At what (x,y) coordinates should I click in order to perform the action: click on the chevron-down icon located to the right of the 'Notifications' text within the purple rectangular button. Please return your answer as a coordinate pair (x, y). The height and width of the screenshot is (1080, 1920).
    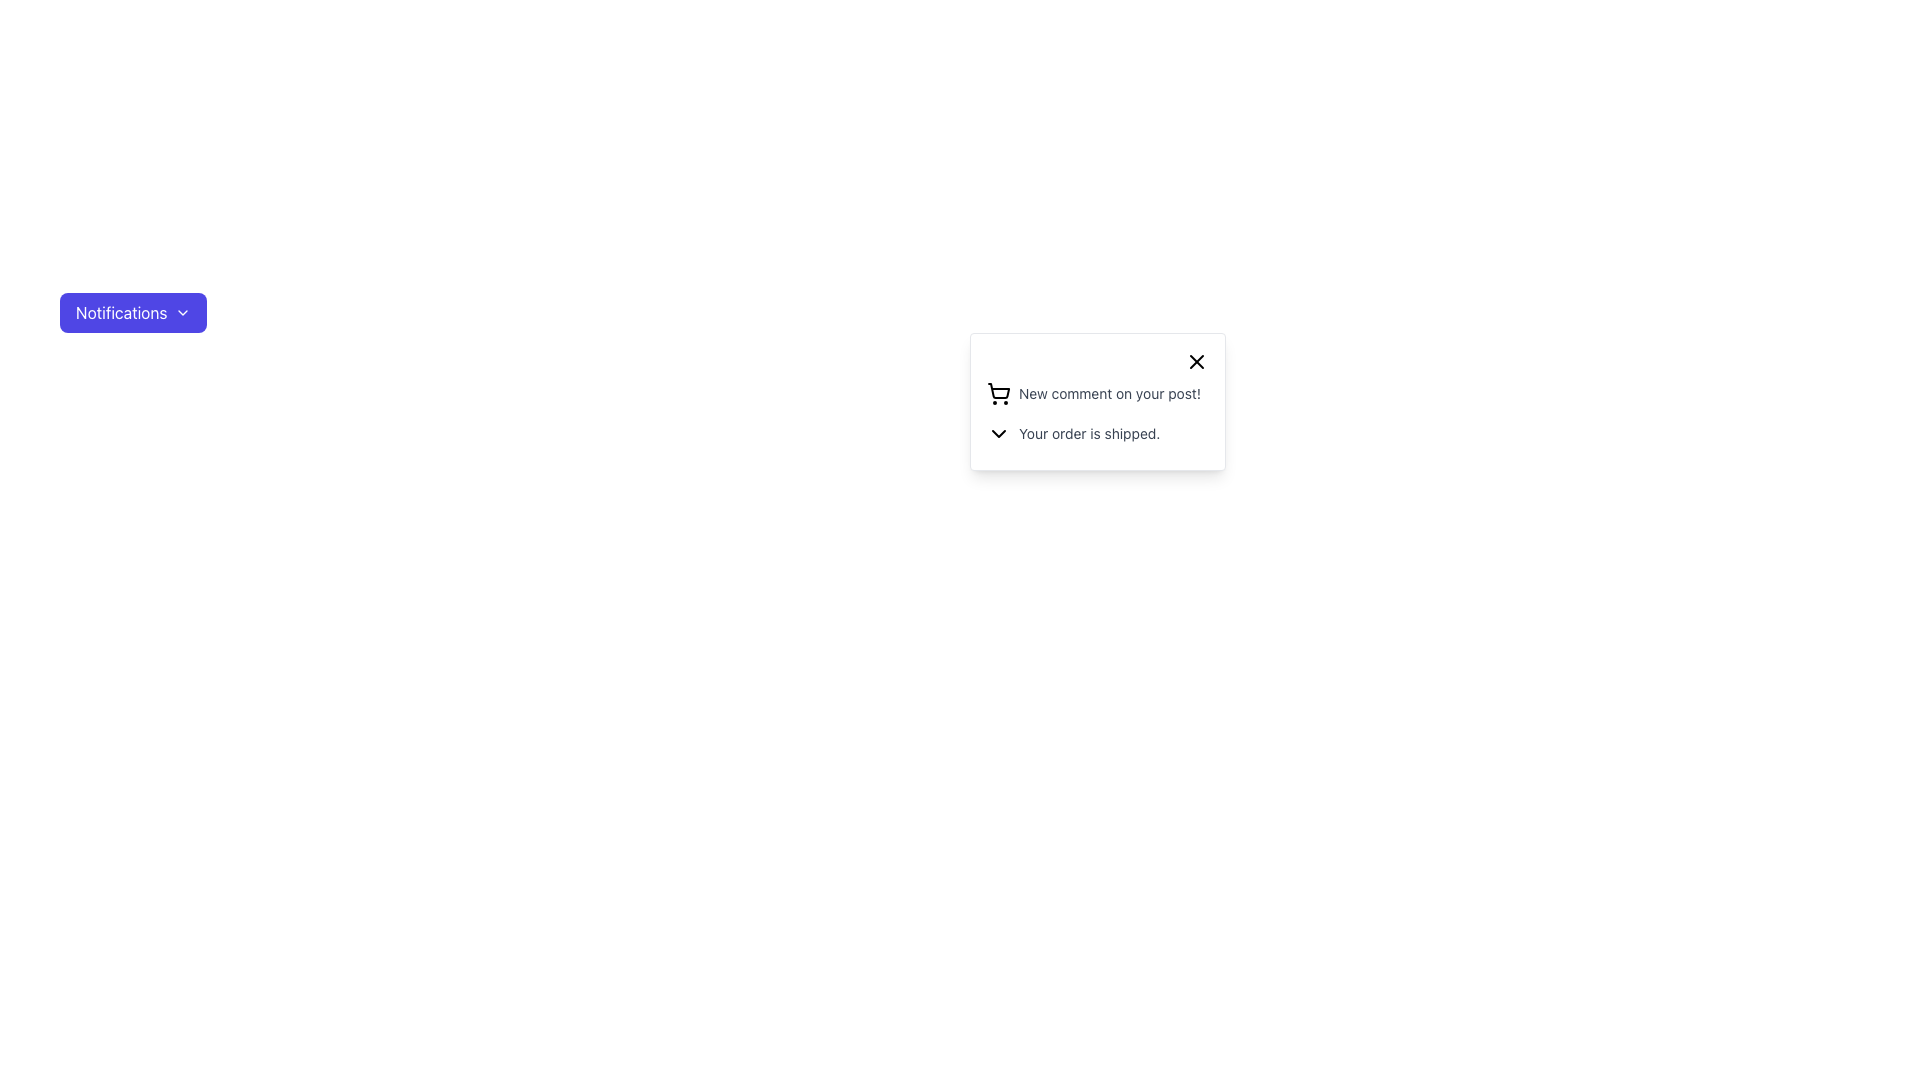
    Looking at the image, I should click on (183, 312).